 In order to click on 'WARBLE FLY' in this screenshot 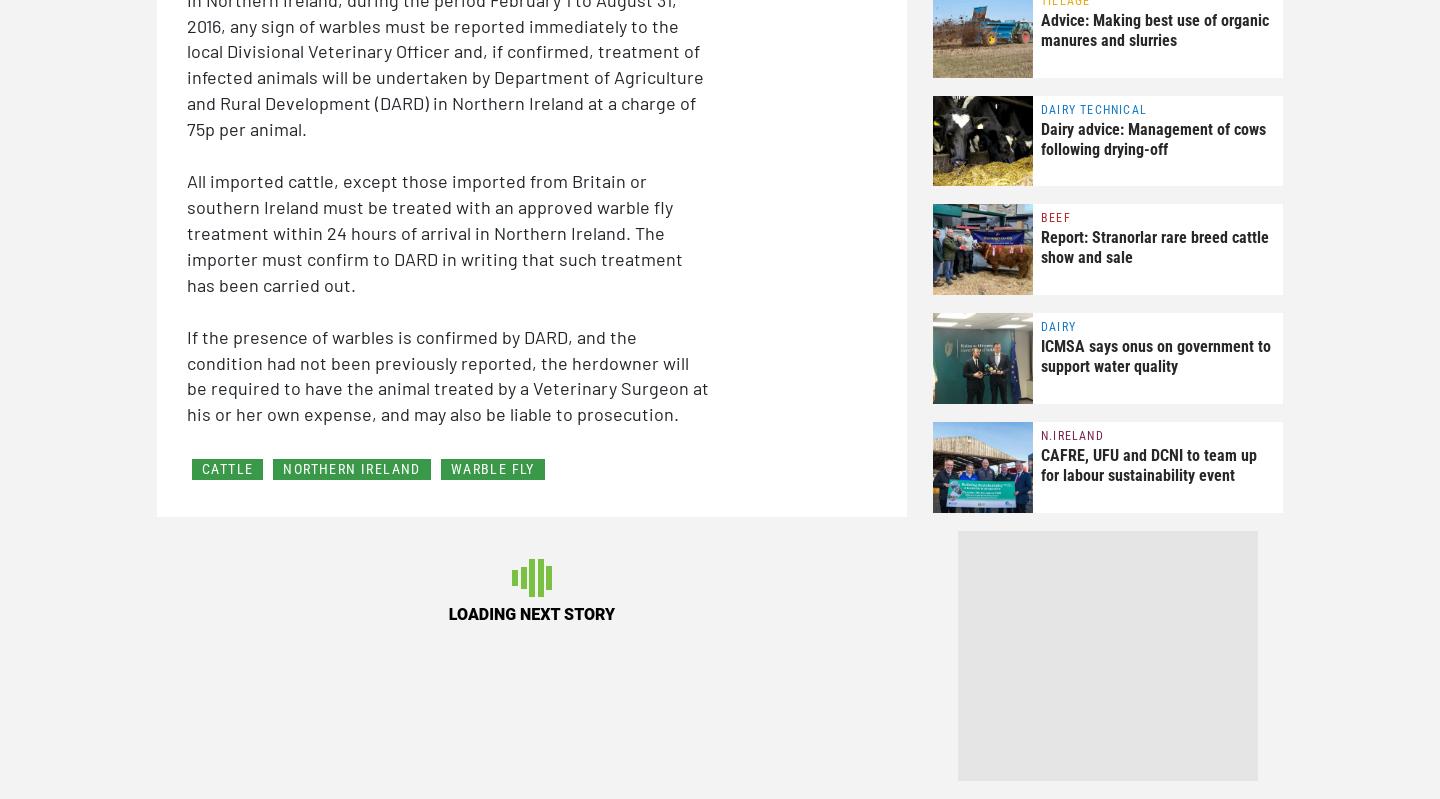, I will do `click(491, 468)`.